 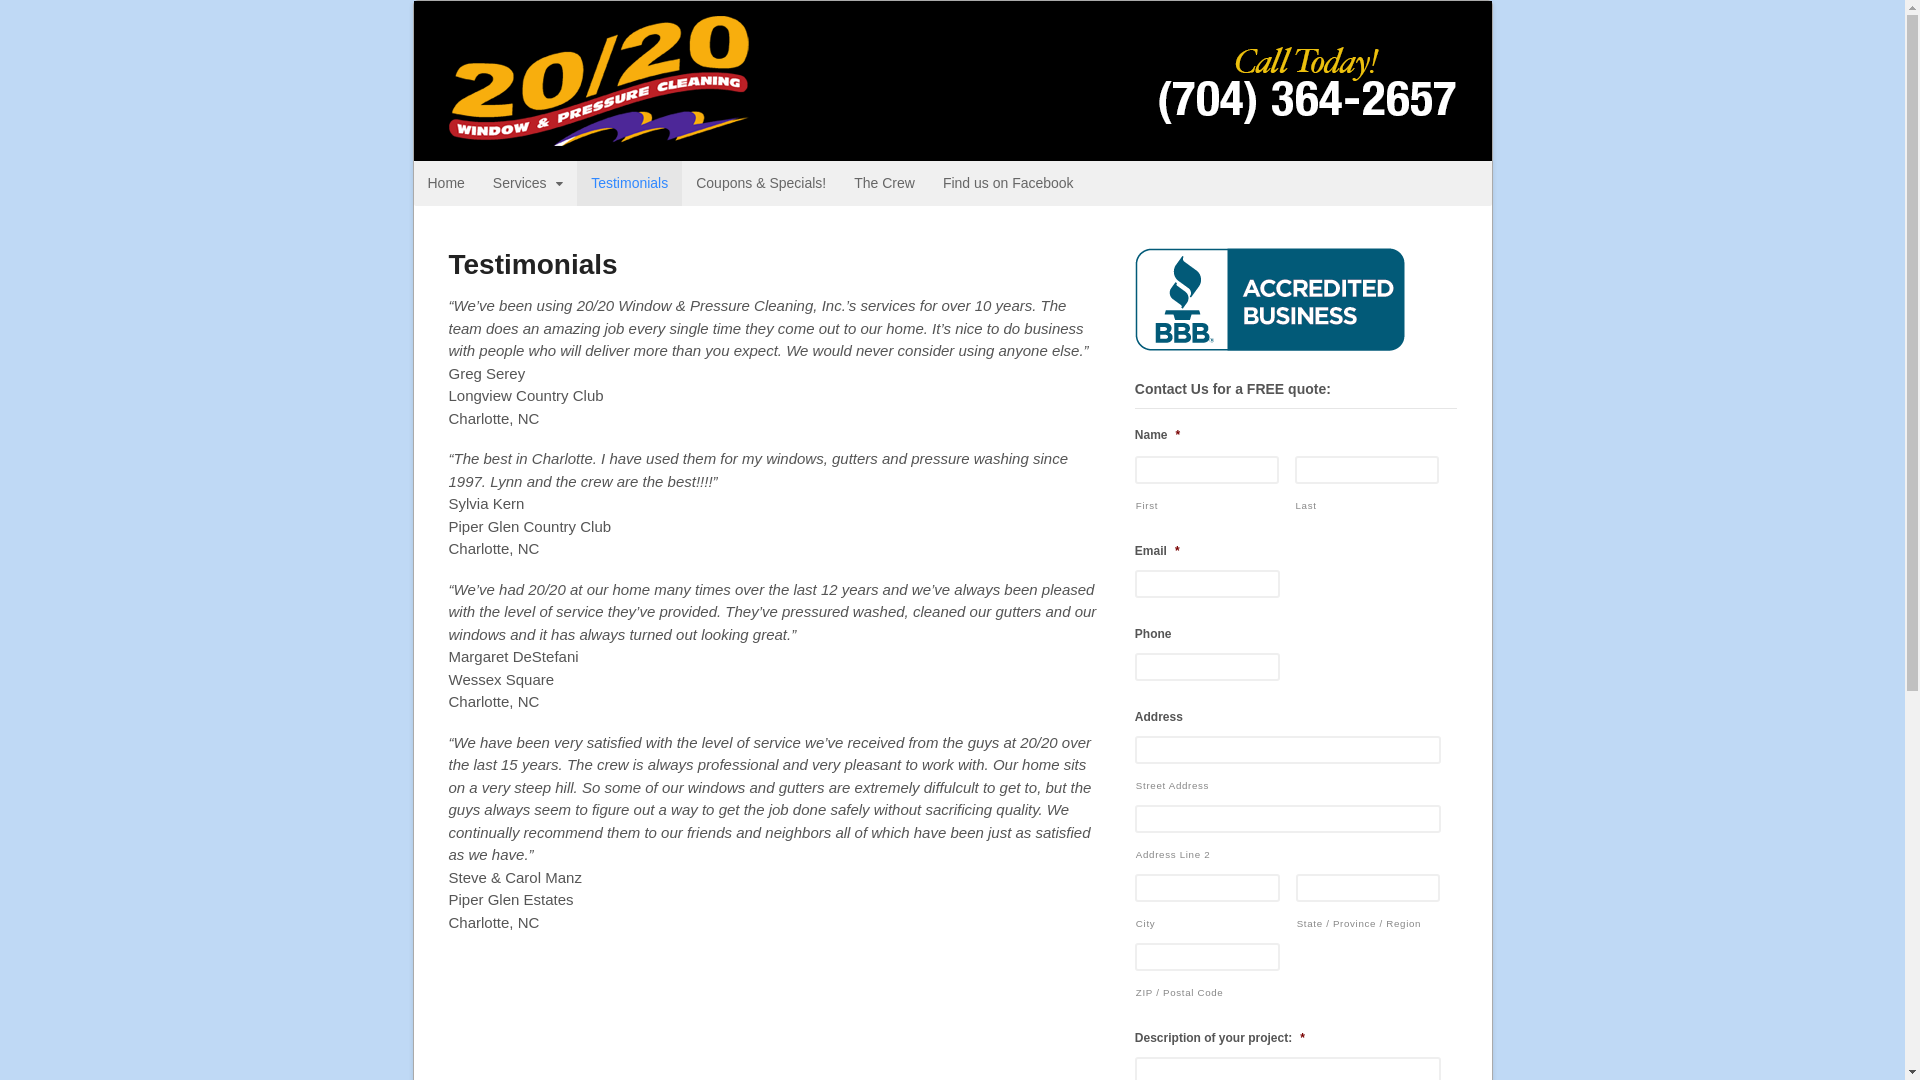 I want to click on 'Home', so click(x=445, y=183).